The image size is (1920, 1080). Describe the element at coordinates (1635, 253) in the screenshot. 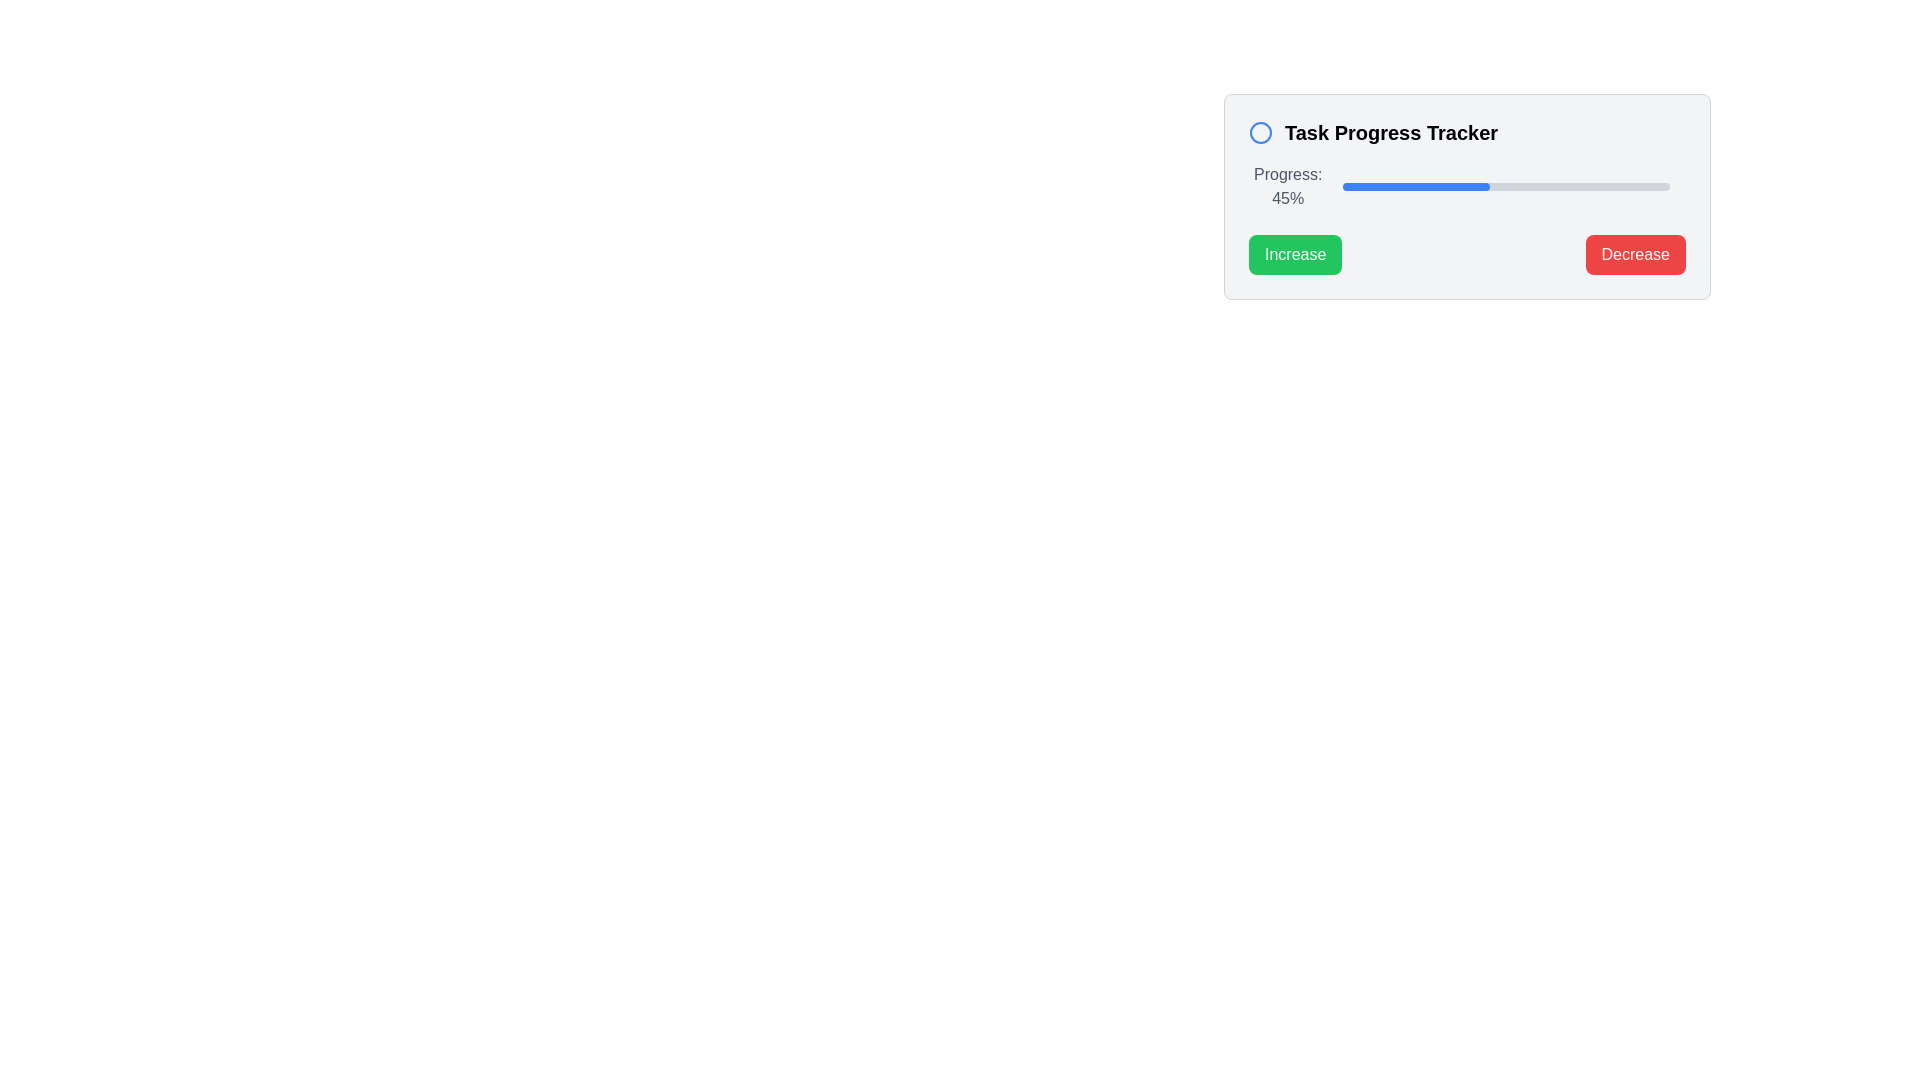

I see `the decrease button located to the right of the increase button in the task progress tracker system to observe the hover effect` at that location.